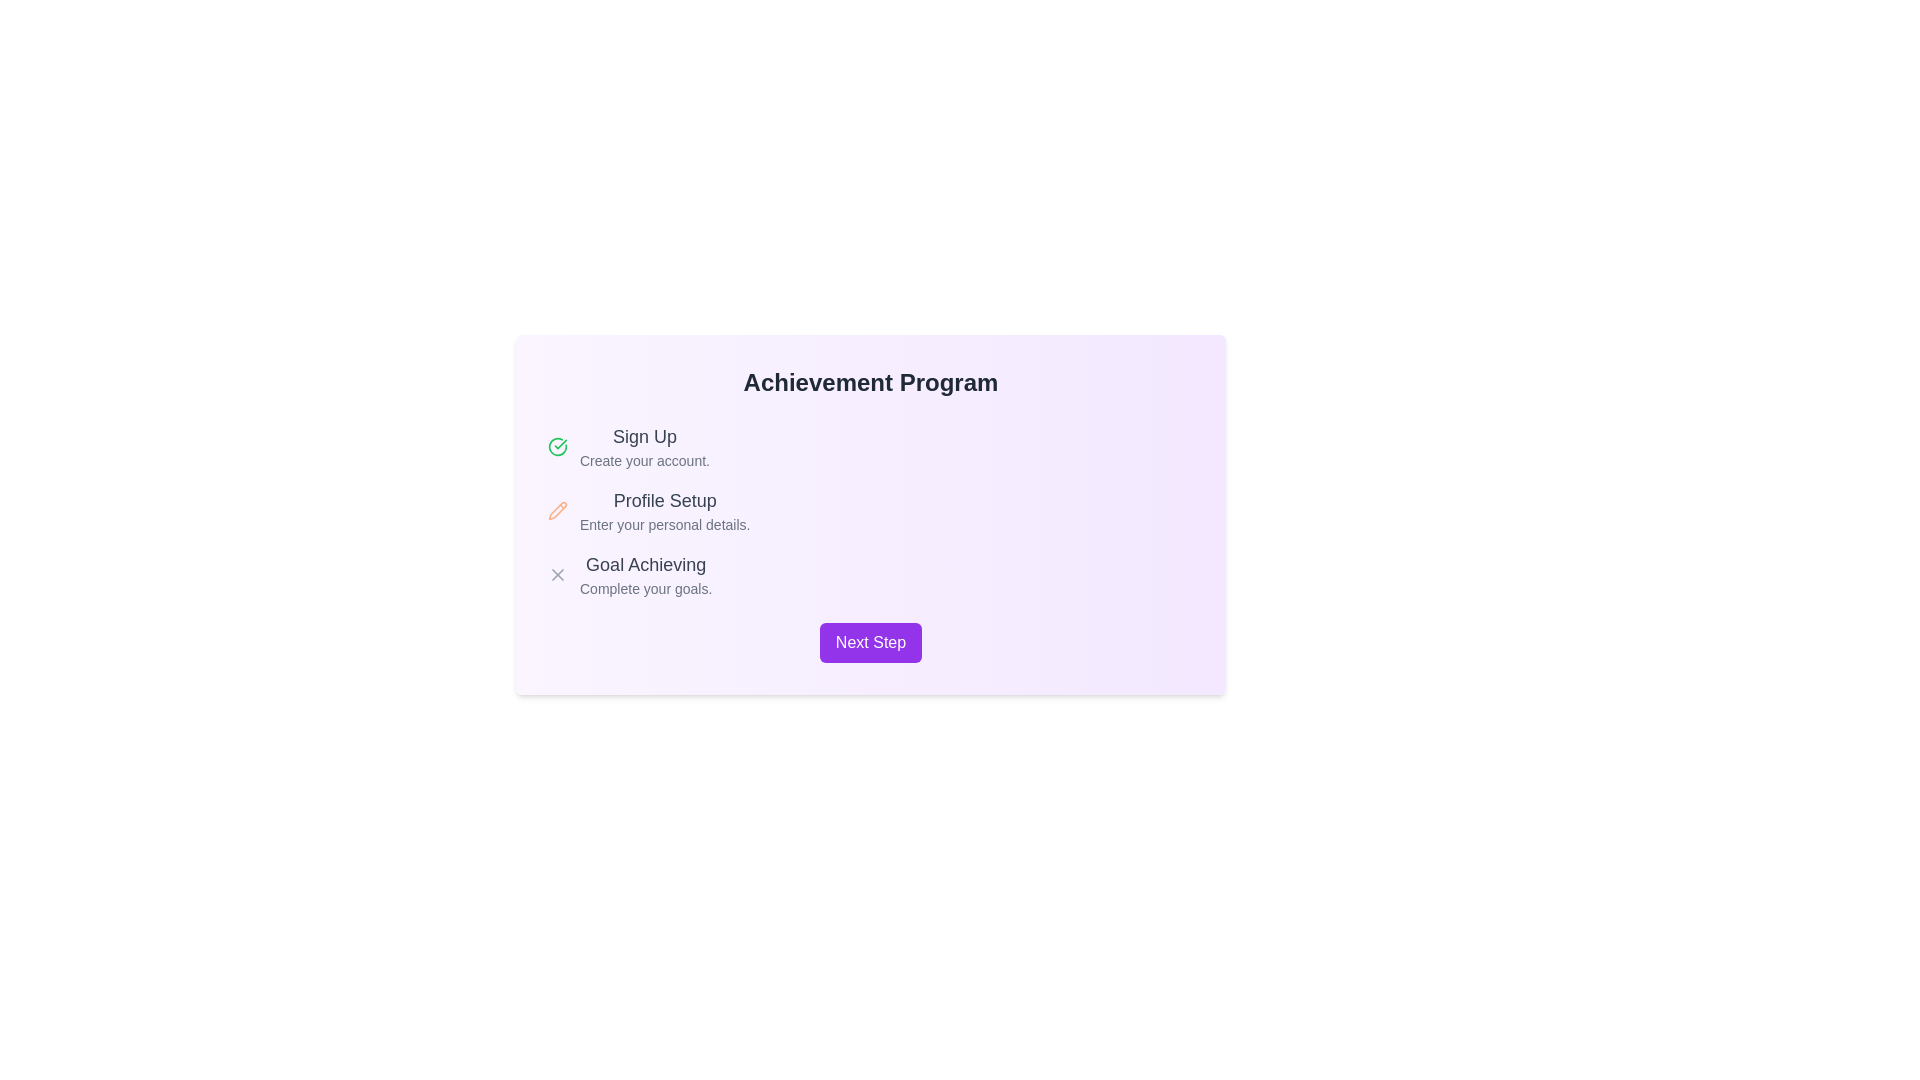  I want to click on an interactive step within the centrally located List of progress steps under the 'Achievement Program' card, so click(870, 509).